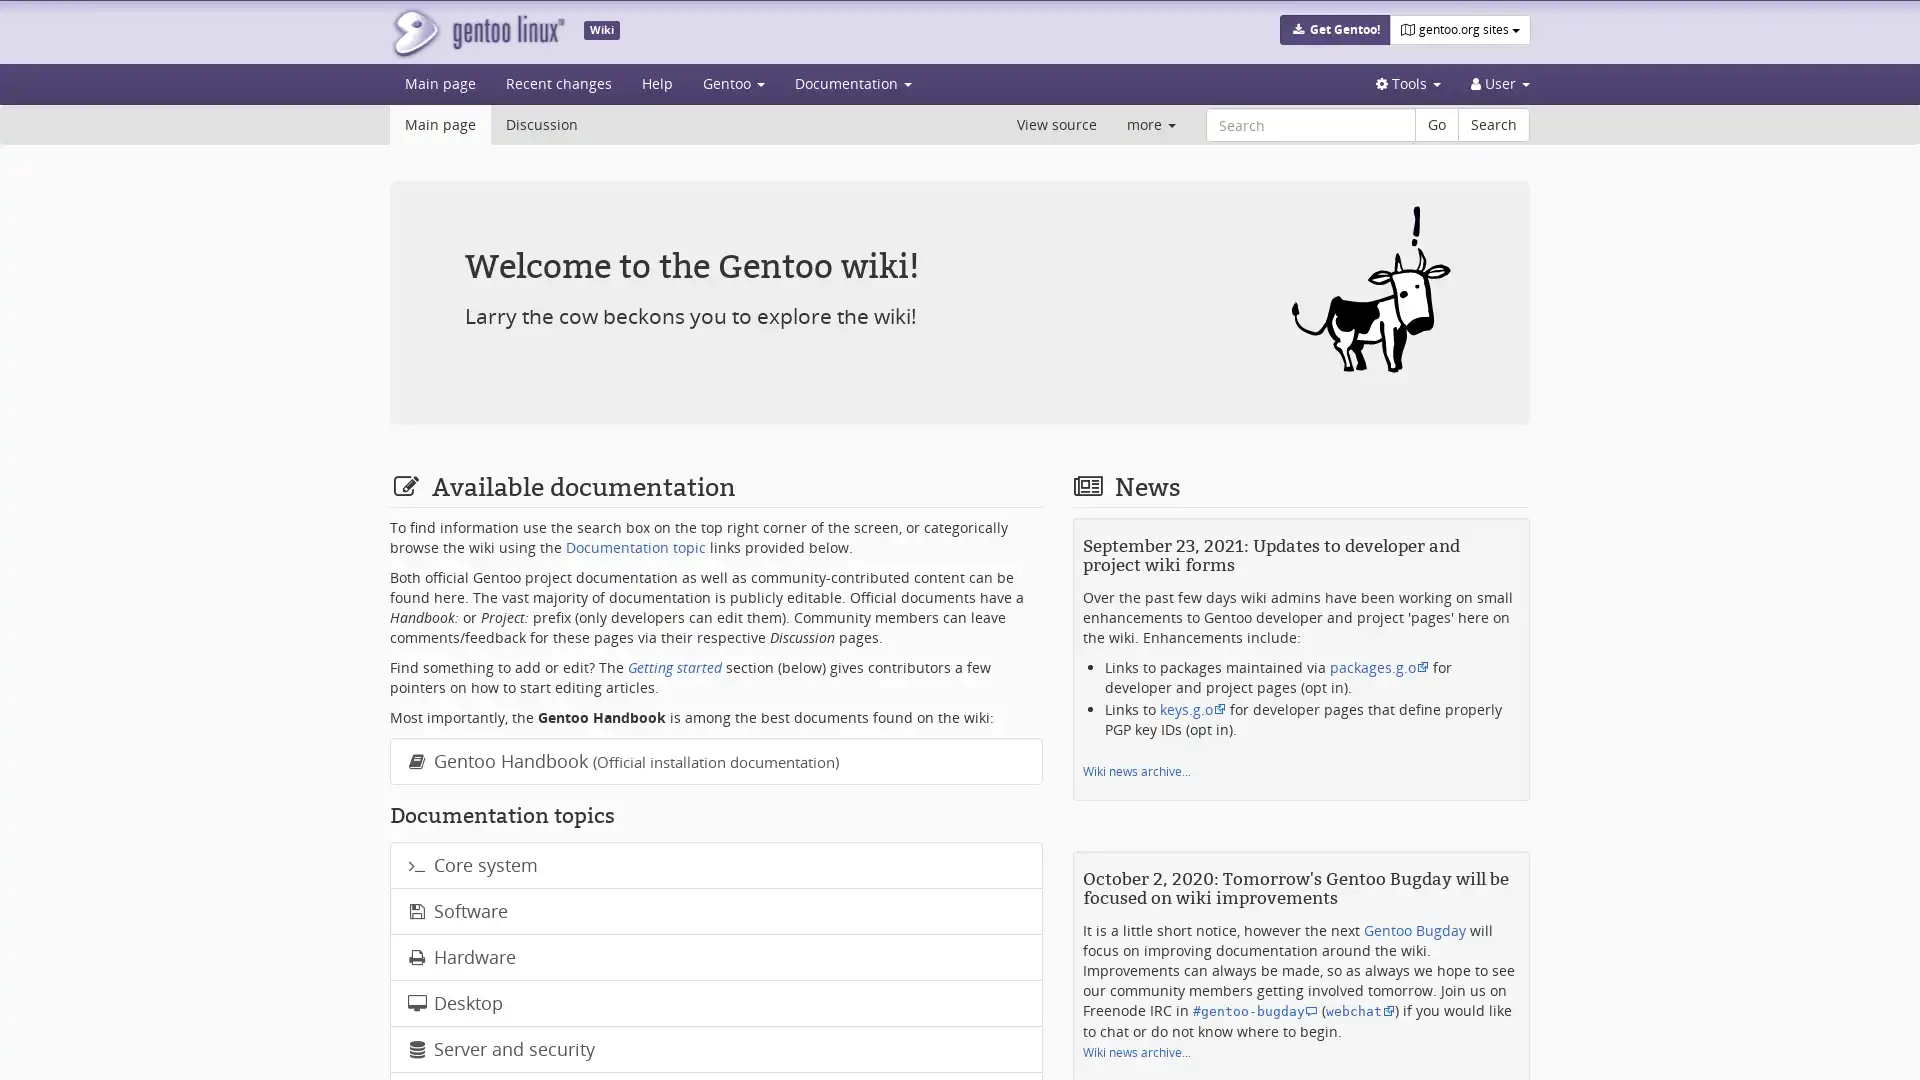  I want to click on more, so click(1151, 124).